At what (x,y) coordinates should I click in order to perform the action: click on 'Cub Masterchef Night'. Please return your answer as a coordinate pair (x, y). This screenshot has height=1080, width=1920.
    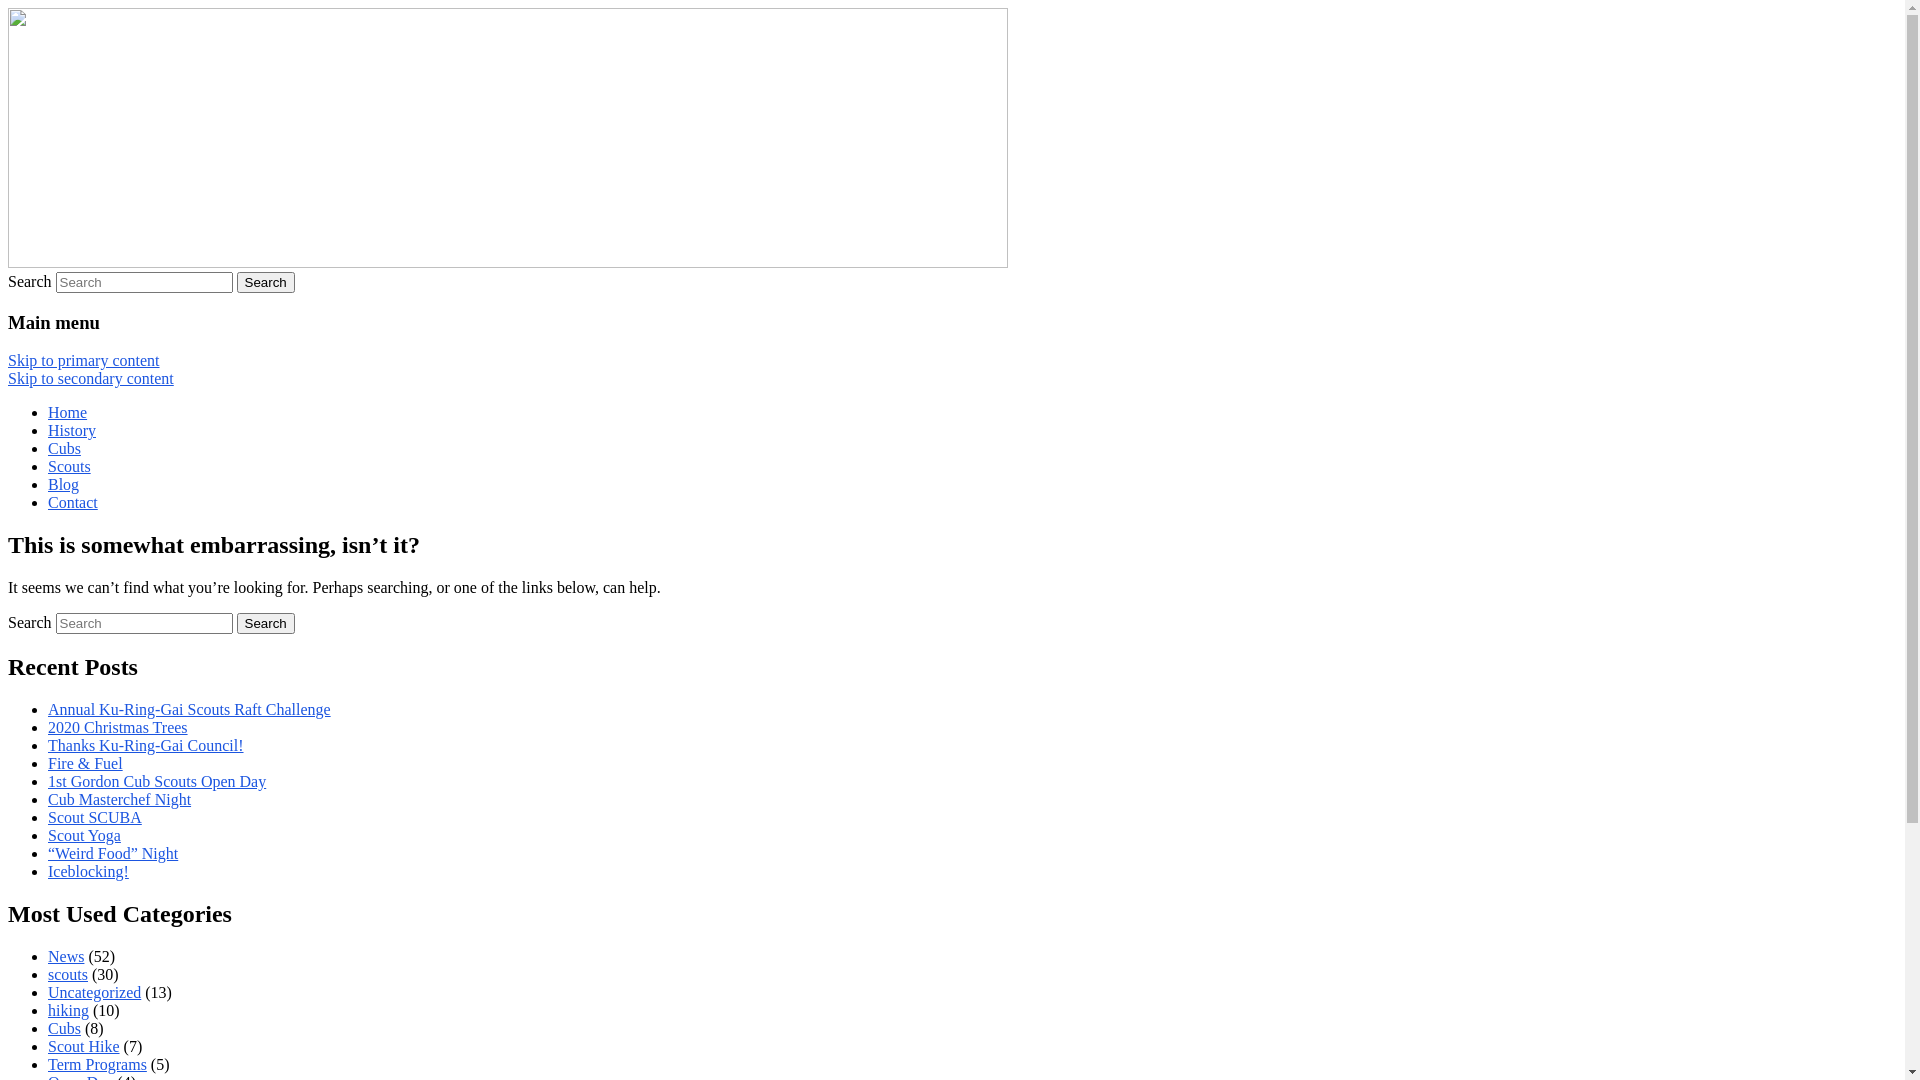
    Looking at the image, I should click on (118, 798).